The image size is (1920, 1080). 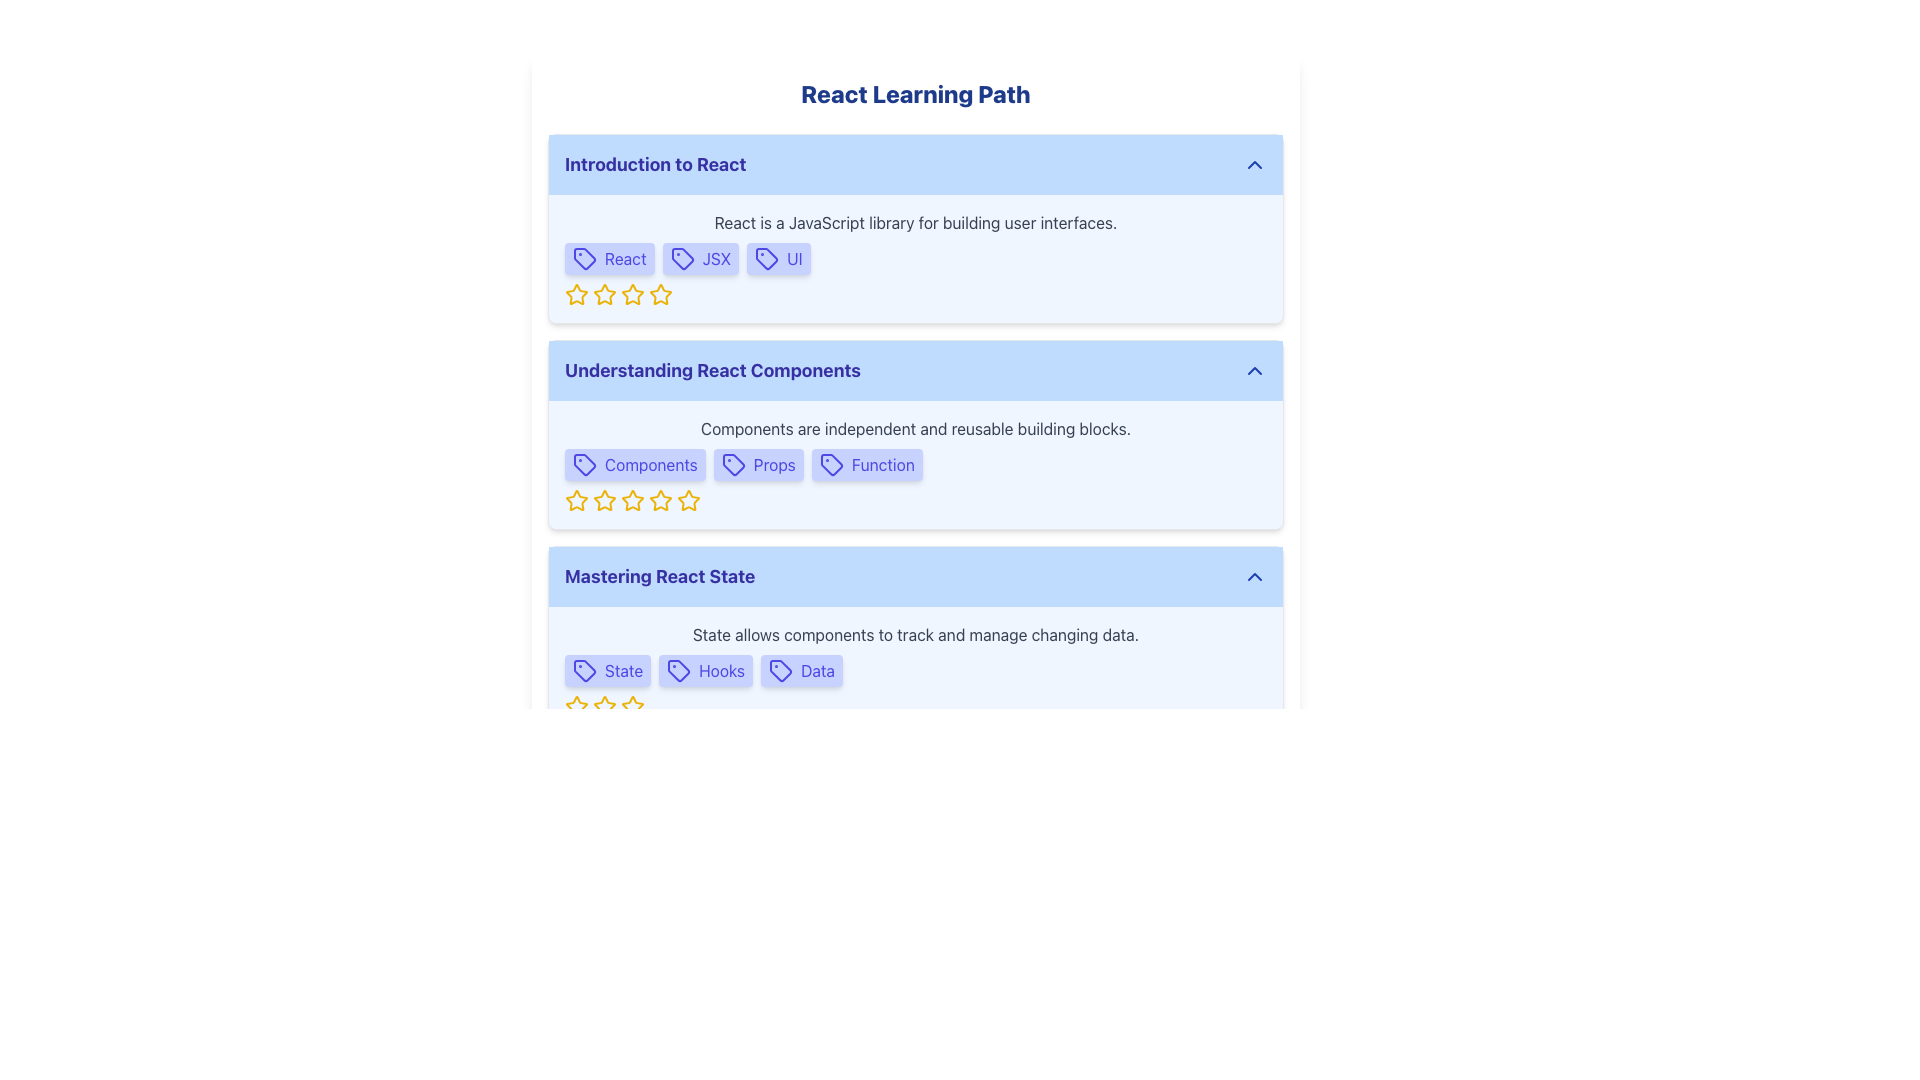 What do you see at coordinates (801, 671) in the screenshot?
I see `the third button in the row of tags within the 'Mastering React State' section` at bounding box center [801, 671].